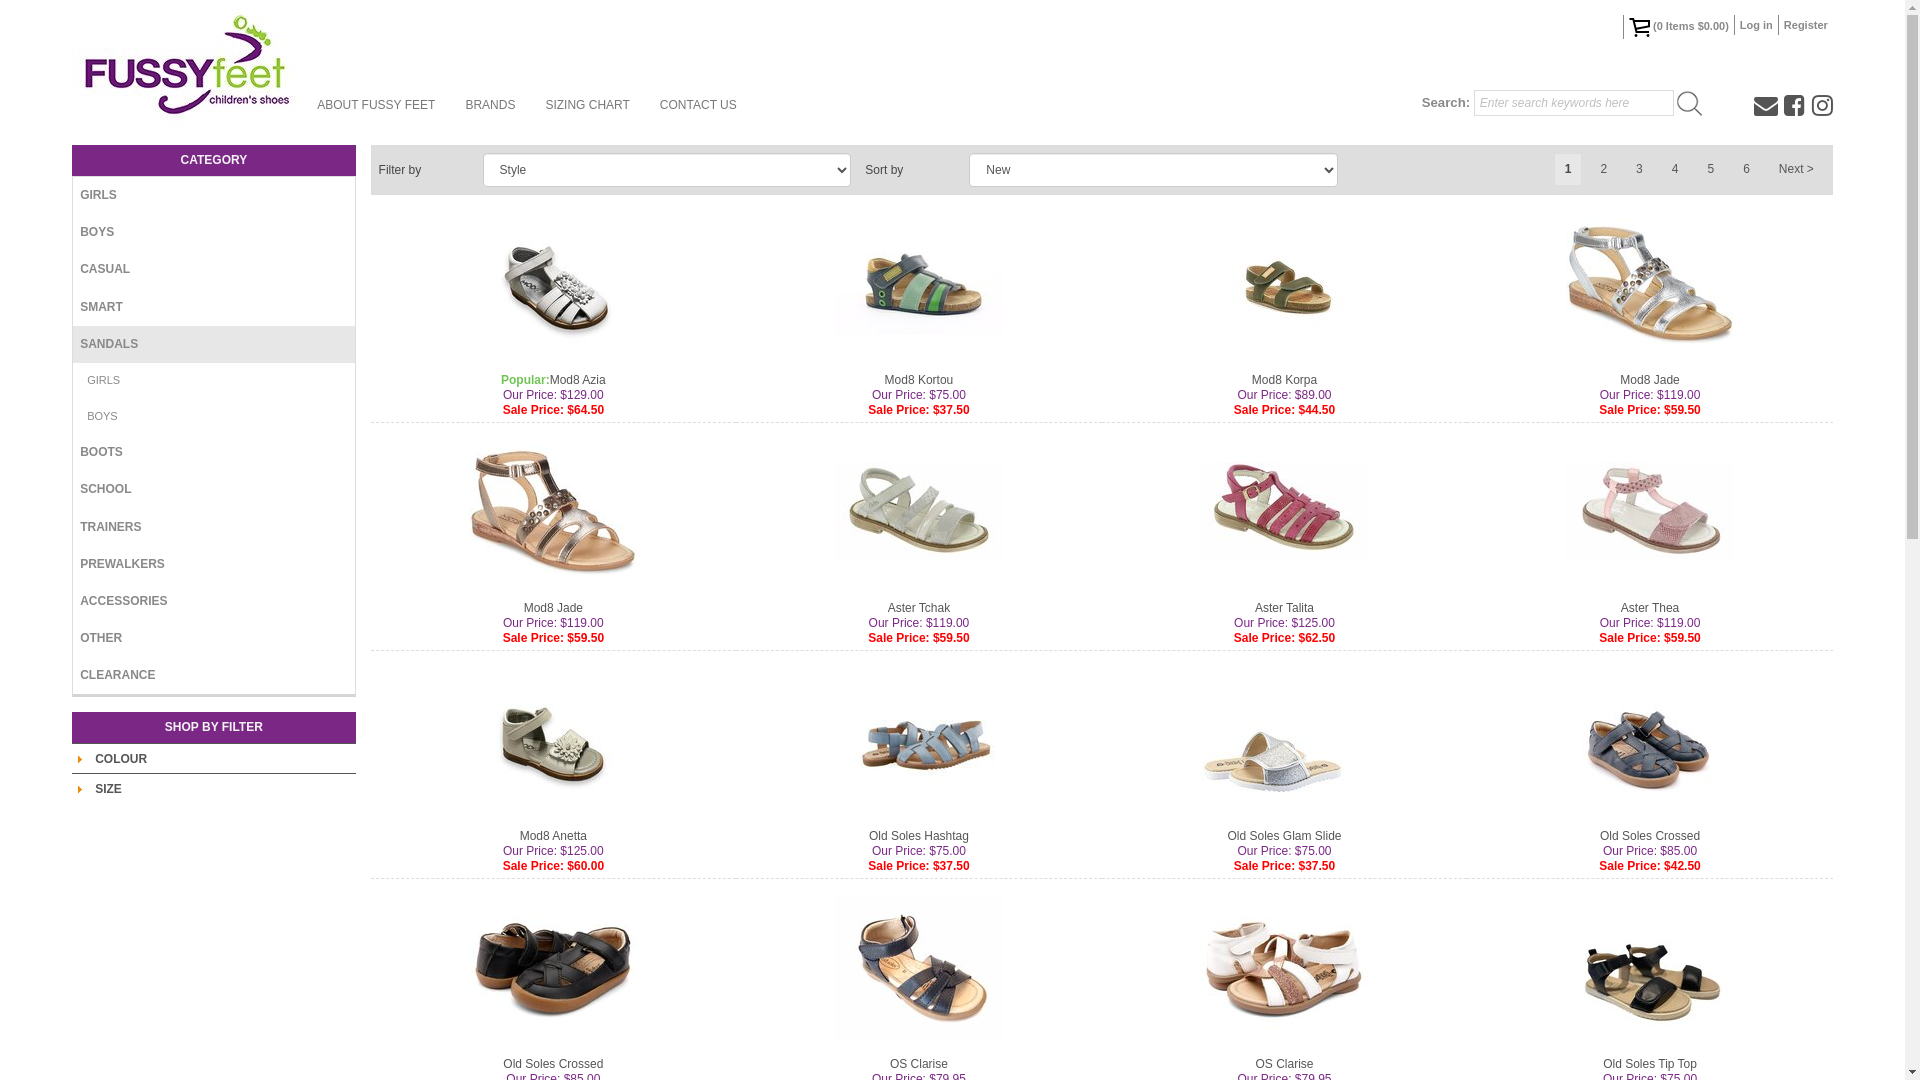 This screenshot has width=1920, height=1080. Describe the element at coordinates (1650, 967) in the screenshot. I see `'Old Soles Tip Top-sandals-Fussy Feet - Childrens Shoes'` at that location.